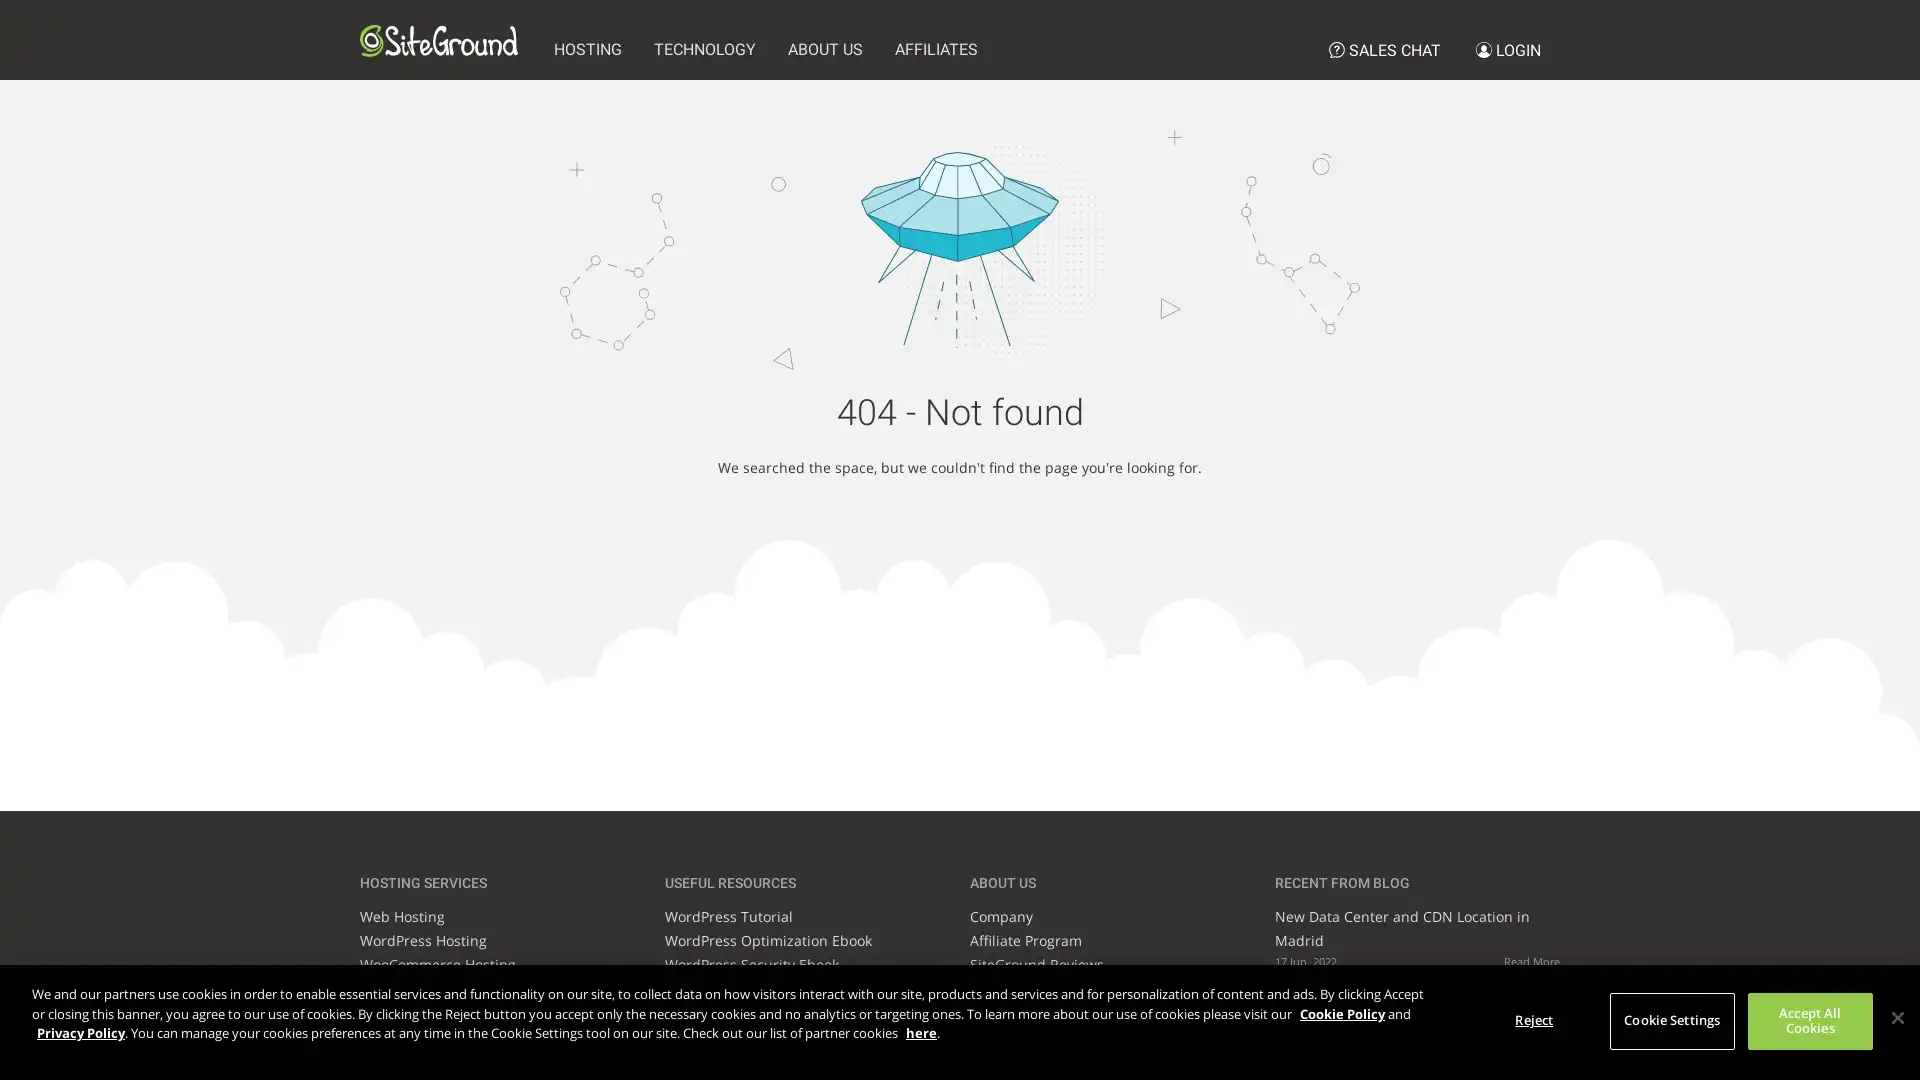 The height and width of the screenshot is (1080, 1920). Describe the element at coordinates (1532, 1020) in the screenshot. I see `Reject` at that location.